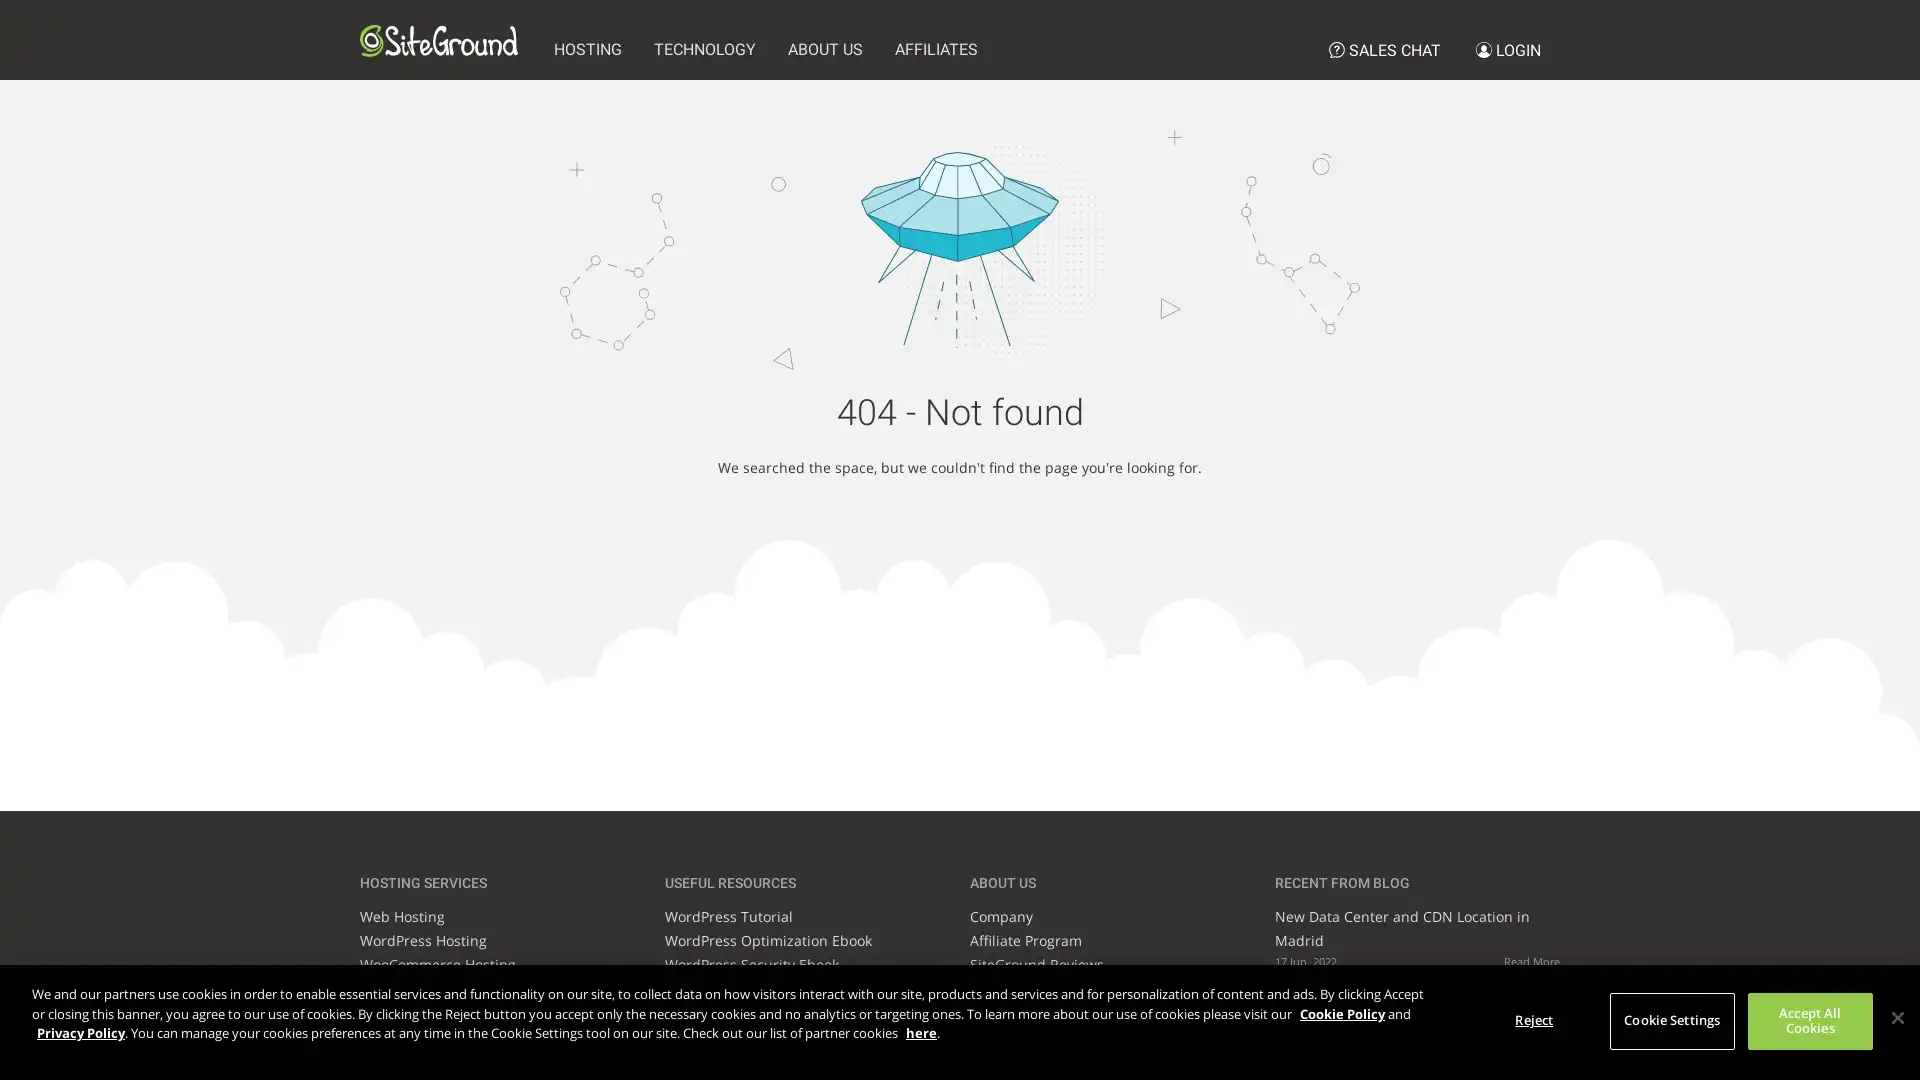 The height and width of the screenshot is (1080, 1920). Describe the element at coordinates (1532, 1020) in the screenshot. I see `Reject` at that location.